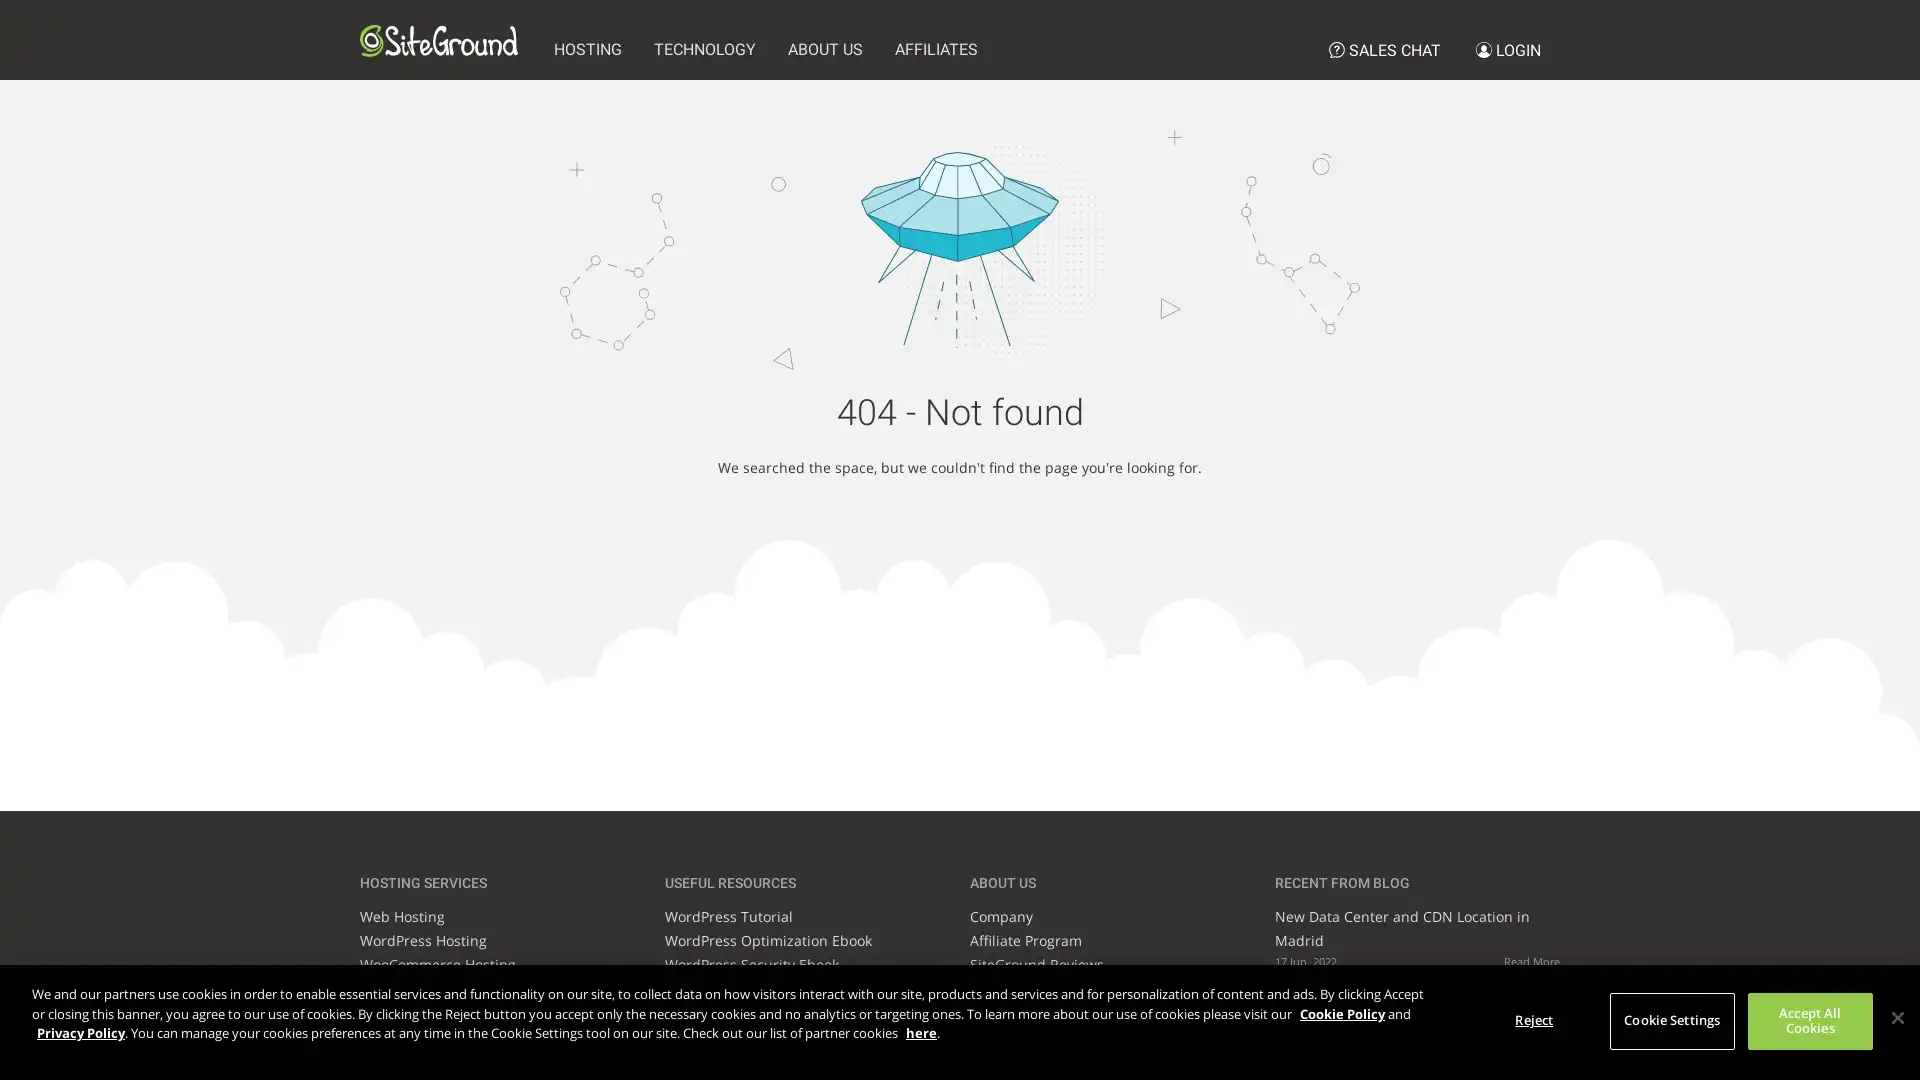 The height and width of the screenshot is (1080, 1920). Describe the element at coordinates (1532, 1020) in the screenshot. I see `Reject` at that location.